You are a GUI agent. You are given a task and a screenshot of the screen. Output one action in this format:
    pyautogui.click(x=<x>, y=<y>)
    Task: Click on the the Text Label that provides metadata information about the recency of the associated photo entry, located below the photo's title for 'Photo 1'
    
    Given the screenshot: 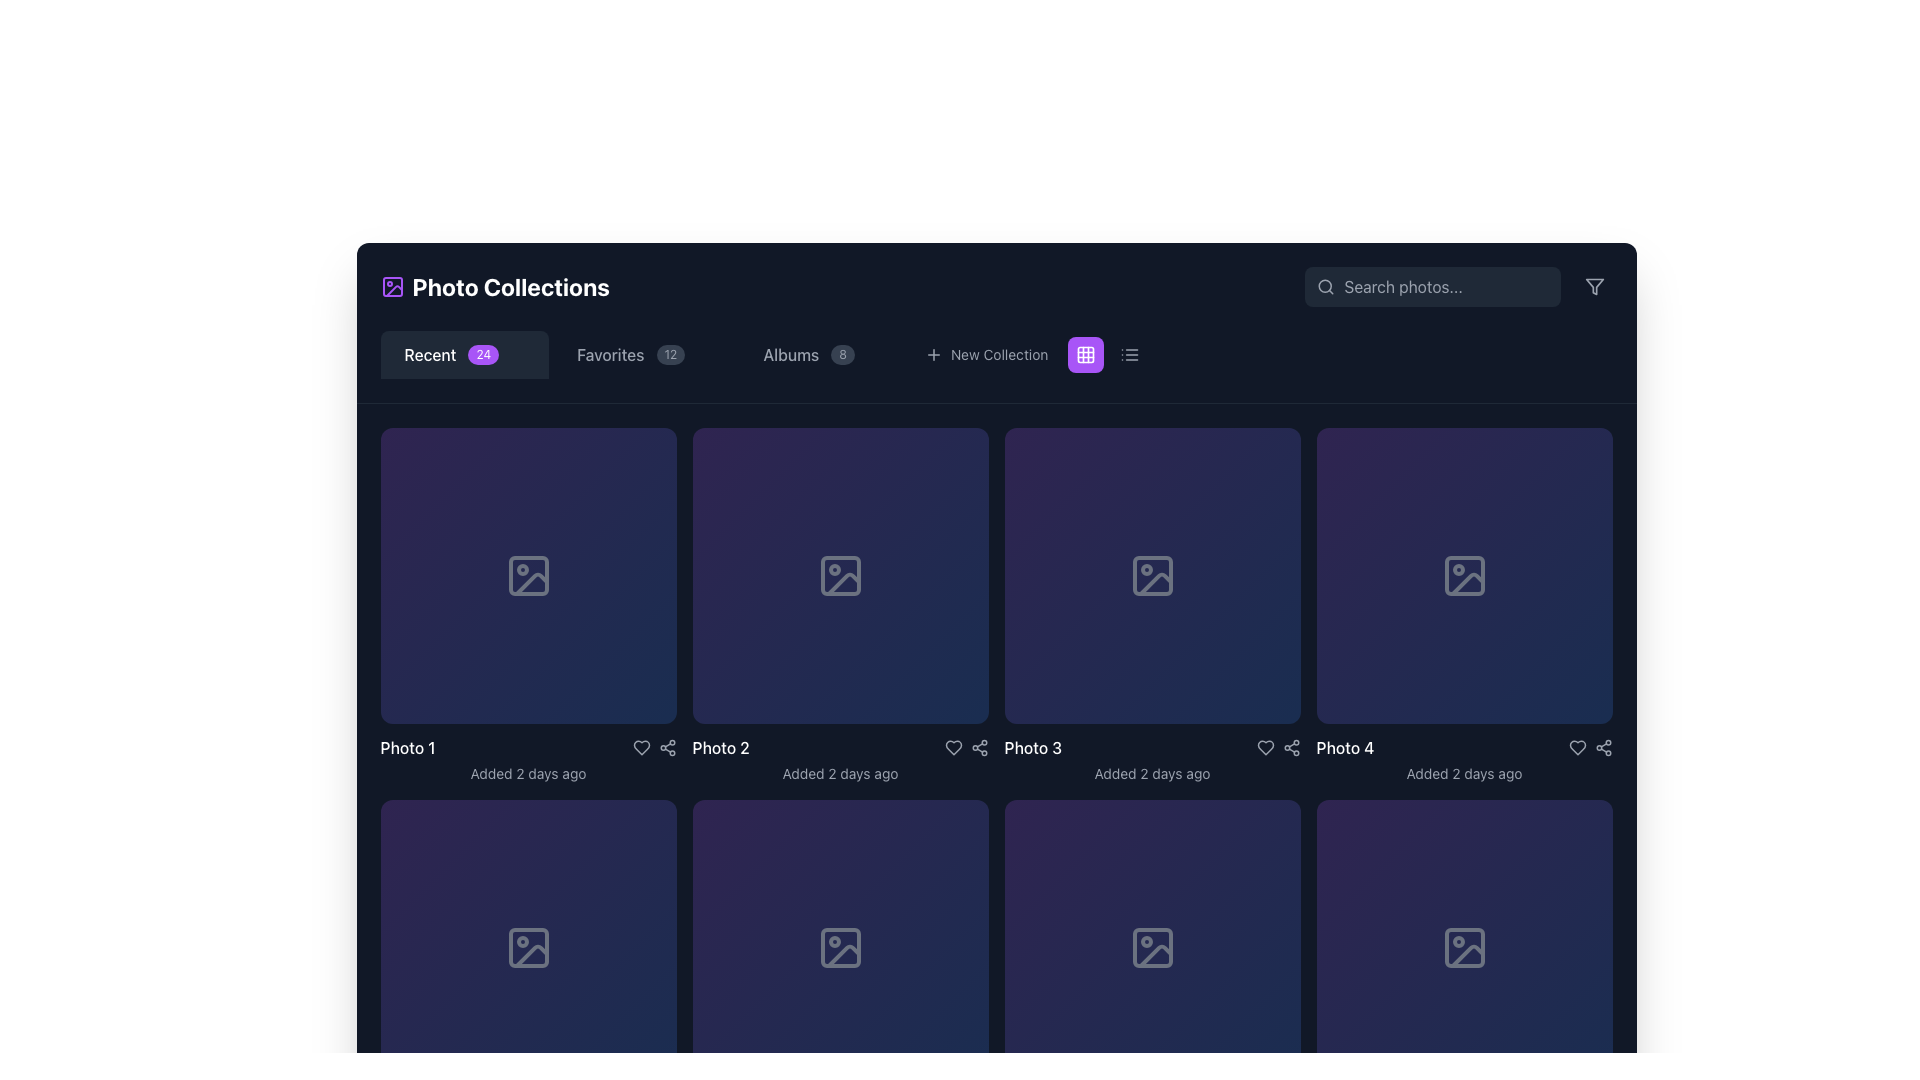 What is the action you would take?
    pyautogui.click(x=528, y=773)
    